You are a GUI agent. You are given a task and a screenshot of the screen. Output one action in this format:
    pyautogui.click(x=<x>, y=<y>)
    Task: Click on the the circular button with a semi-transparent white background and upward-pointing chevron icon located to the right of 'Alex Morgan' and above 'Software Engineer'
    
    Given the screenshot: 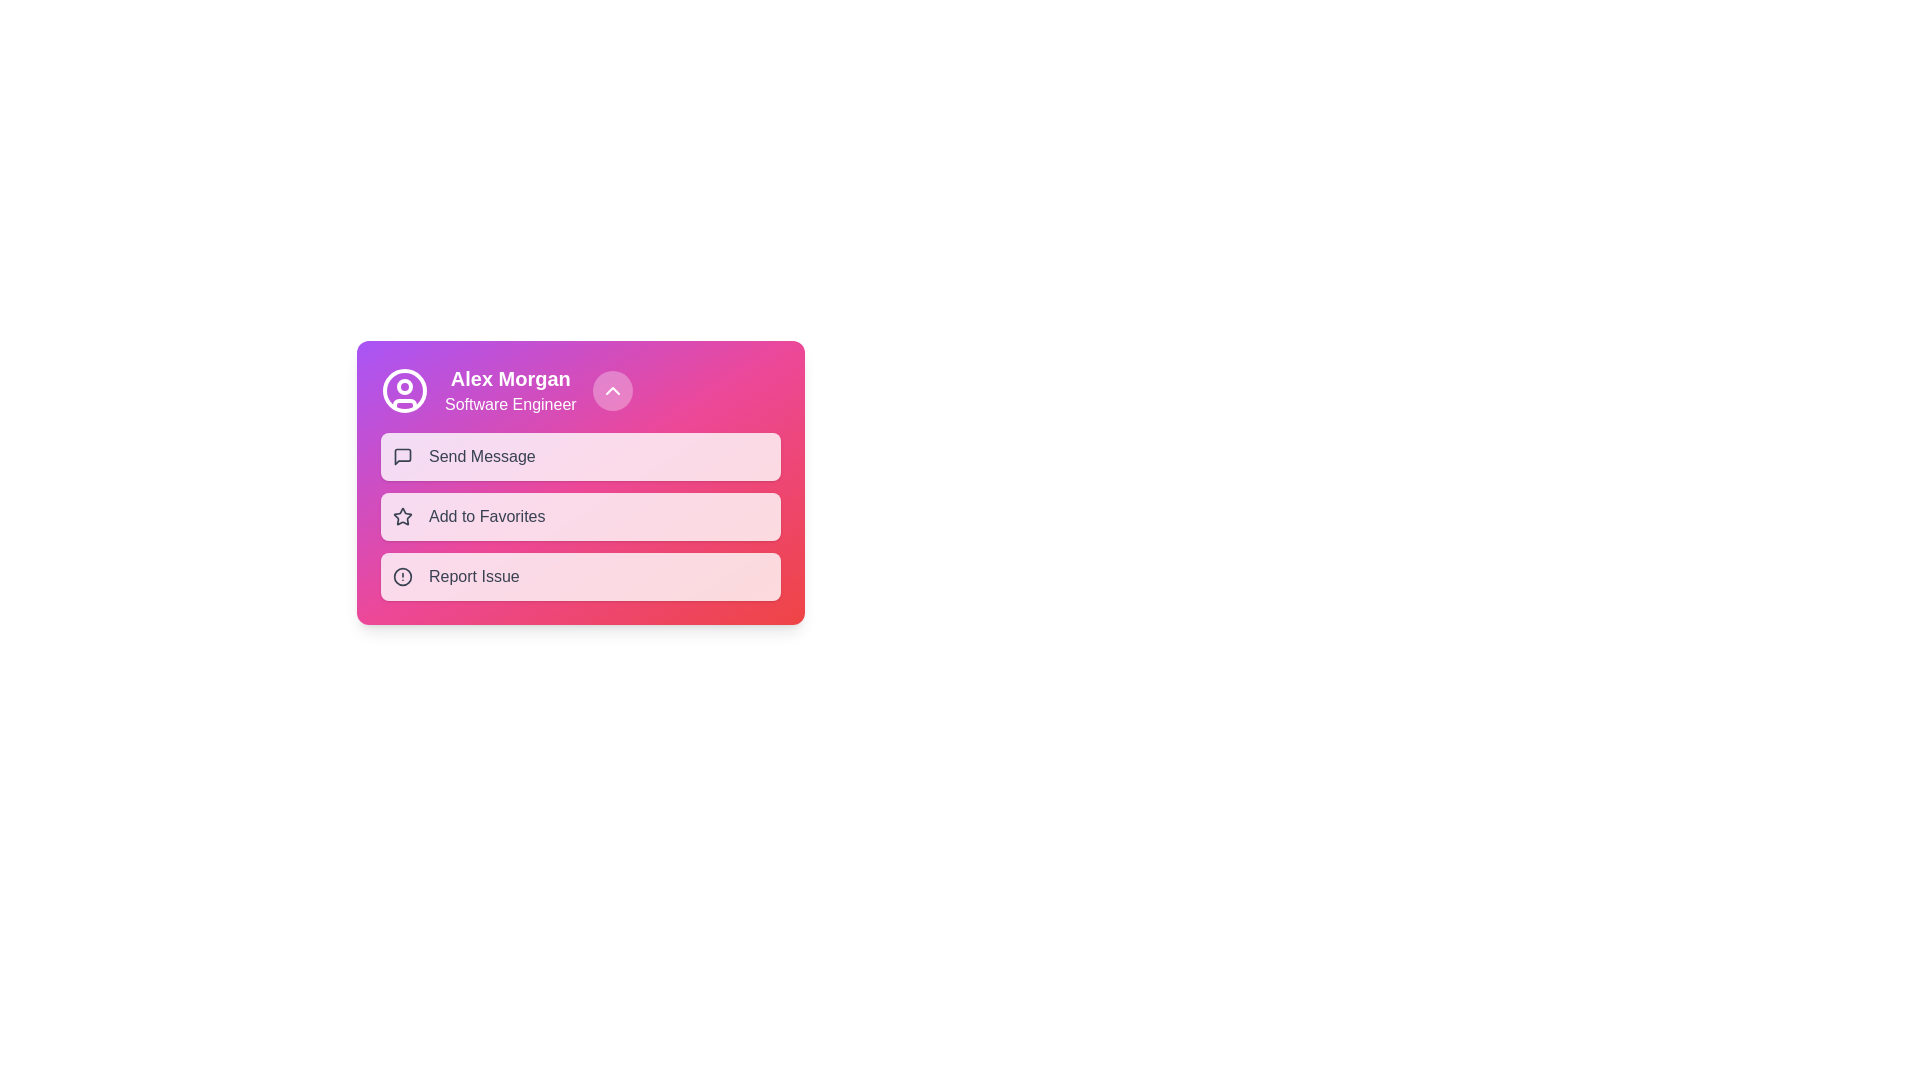 What is the action you would take?
    pyautogui.click(x=611, y=390)
    